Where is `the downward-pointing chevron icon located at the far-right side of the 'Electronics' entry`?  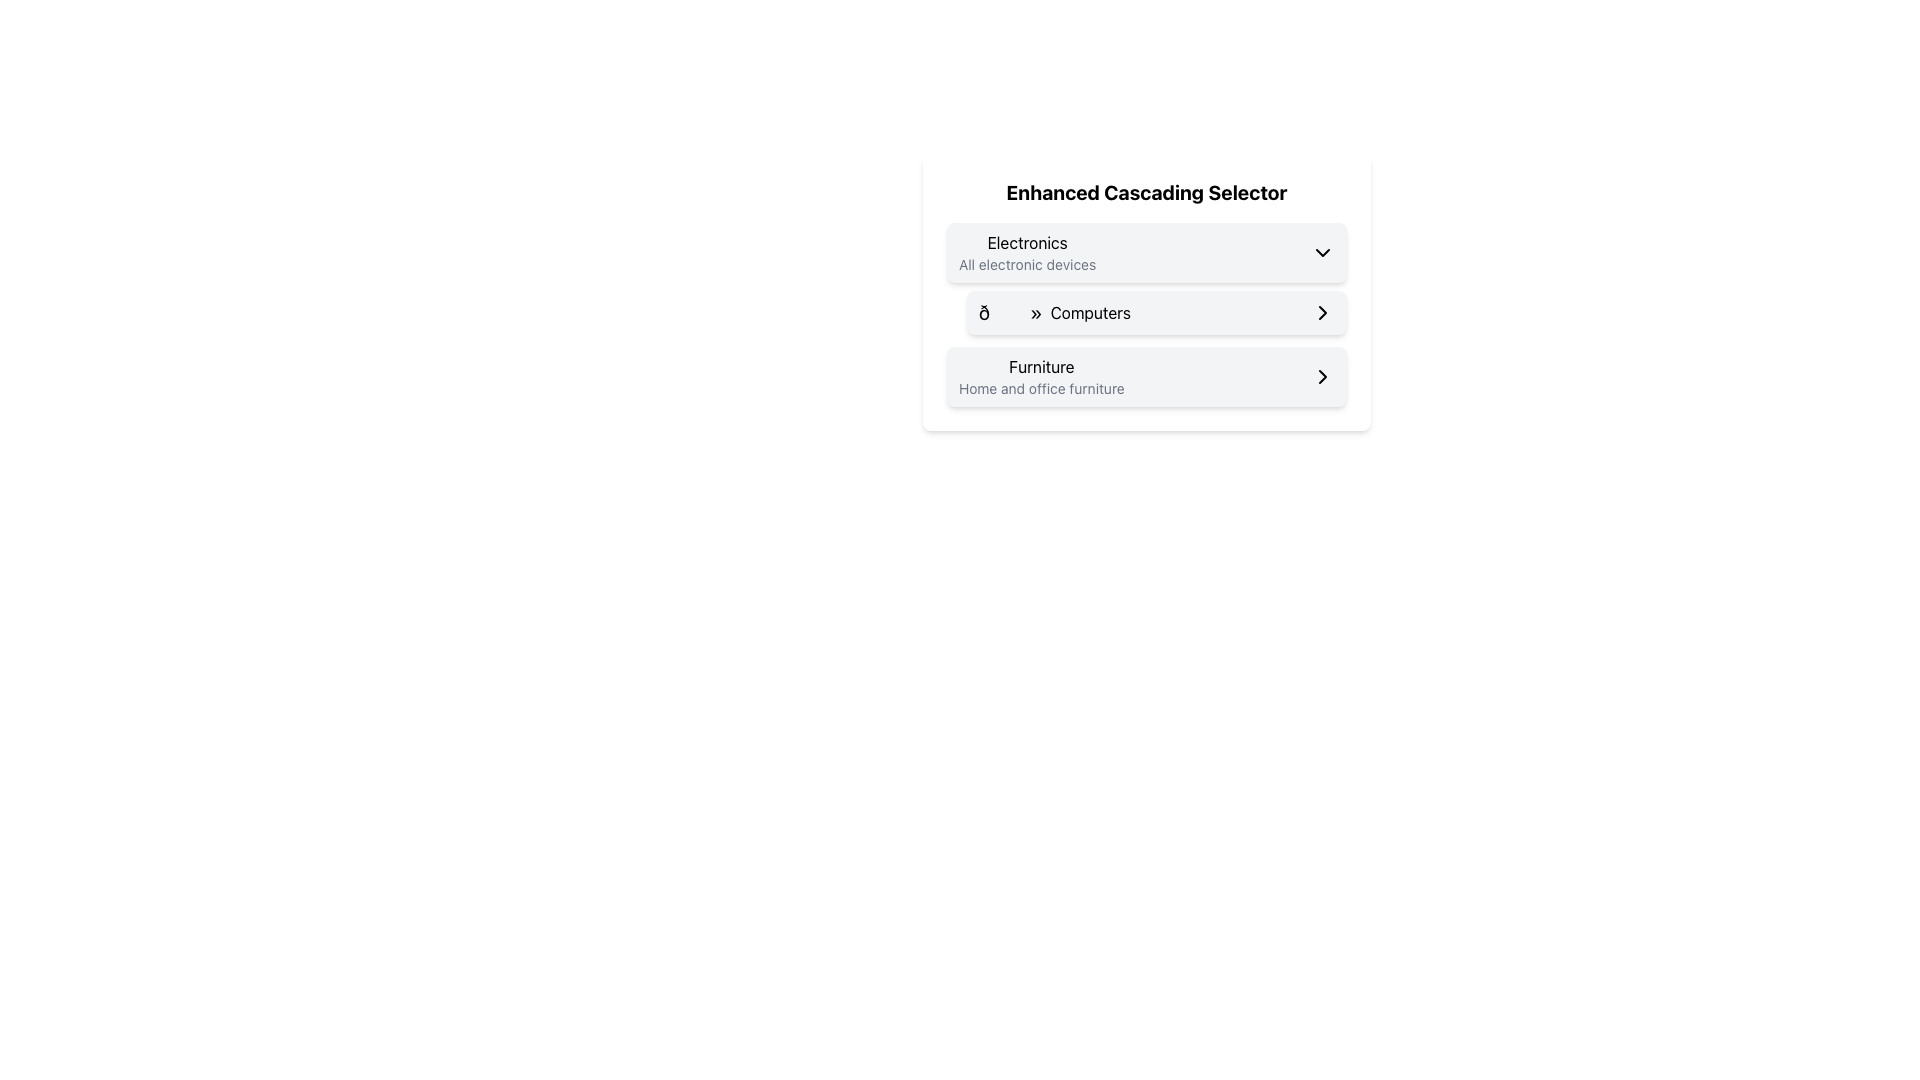 the downward-pointing chevron icon located at the far-right side of the 'Electronics' entry is located at coordinates (1323, 252).